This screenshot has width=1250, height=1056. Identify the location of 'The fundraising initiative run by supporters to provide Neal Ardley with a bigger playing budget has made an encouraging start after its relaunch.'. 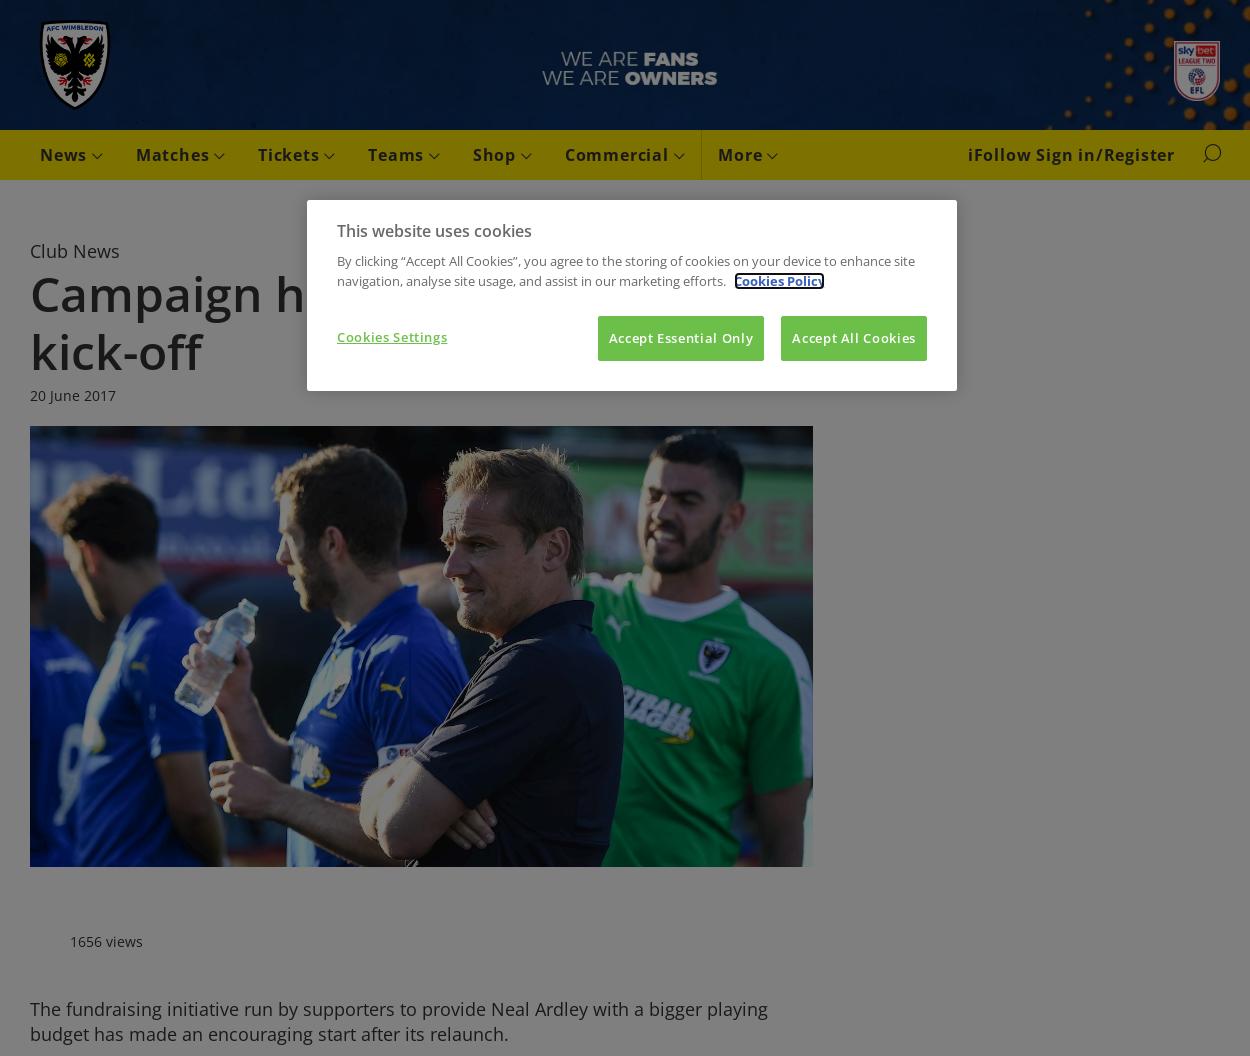
(30, 1020).